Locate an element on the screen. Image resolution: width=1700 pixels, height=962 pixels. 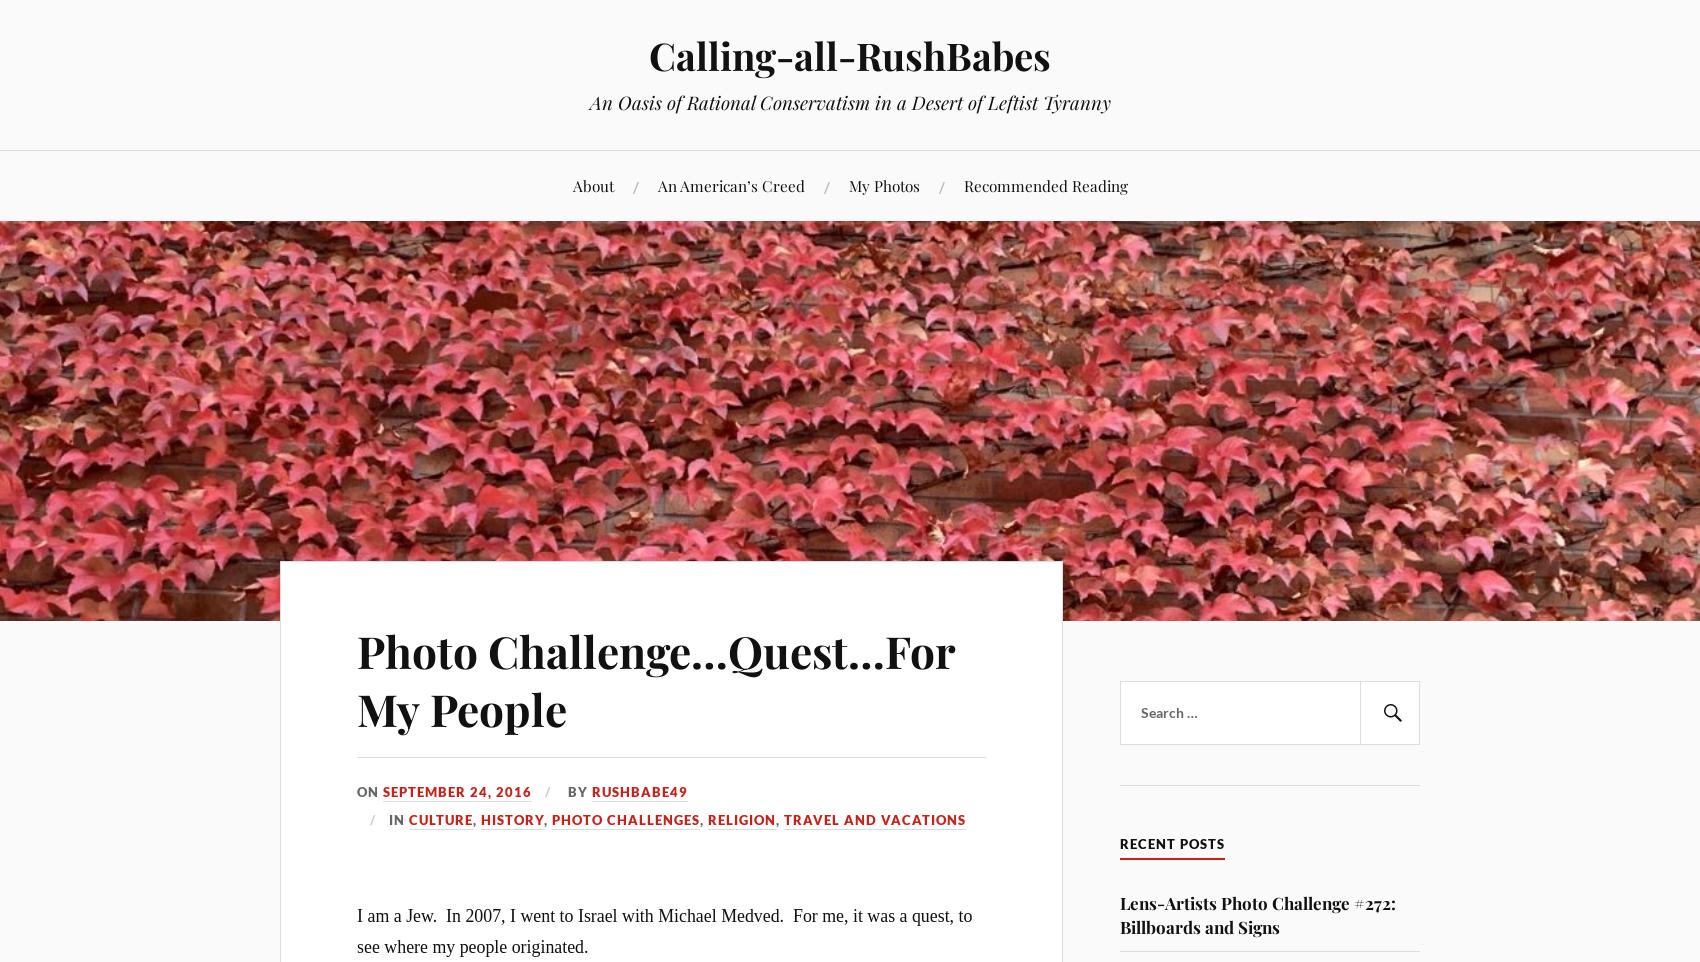
'Recent Posts' is located at coordinates (1119, 843).